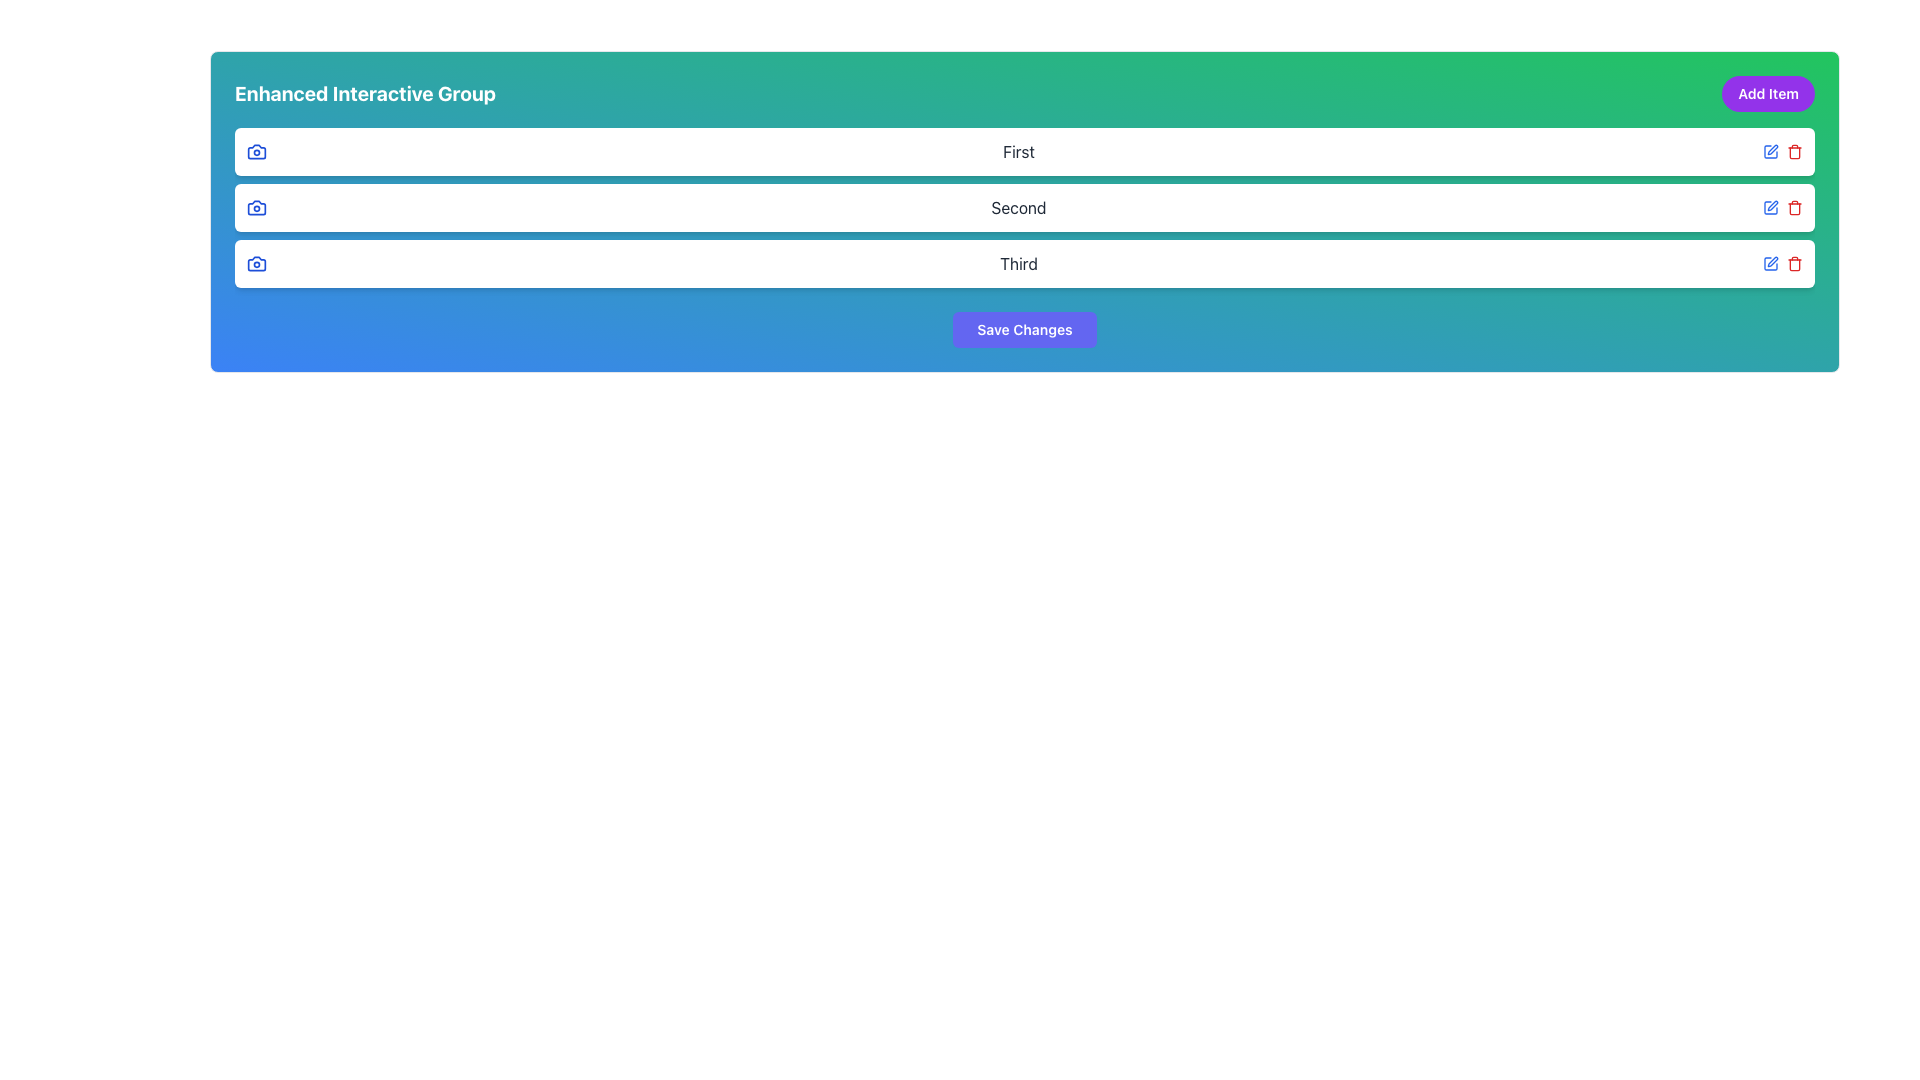  What do you see at coordinates (365, 93) in the screenshot?
I see `text of the heading component displaying 'Enhanced Interactive Group', which is styled prominently and located at the top left of the interface` at bounding box center [365, 93].